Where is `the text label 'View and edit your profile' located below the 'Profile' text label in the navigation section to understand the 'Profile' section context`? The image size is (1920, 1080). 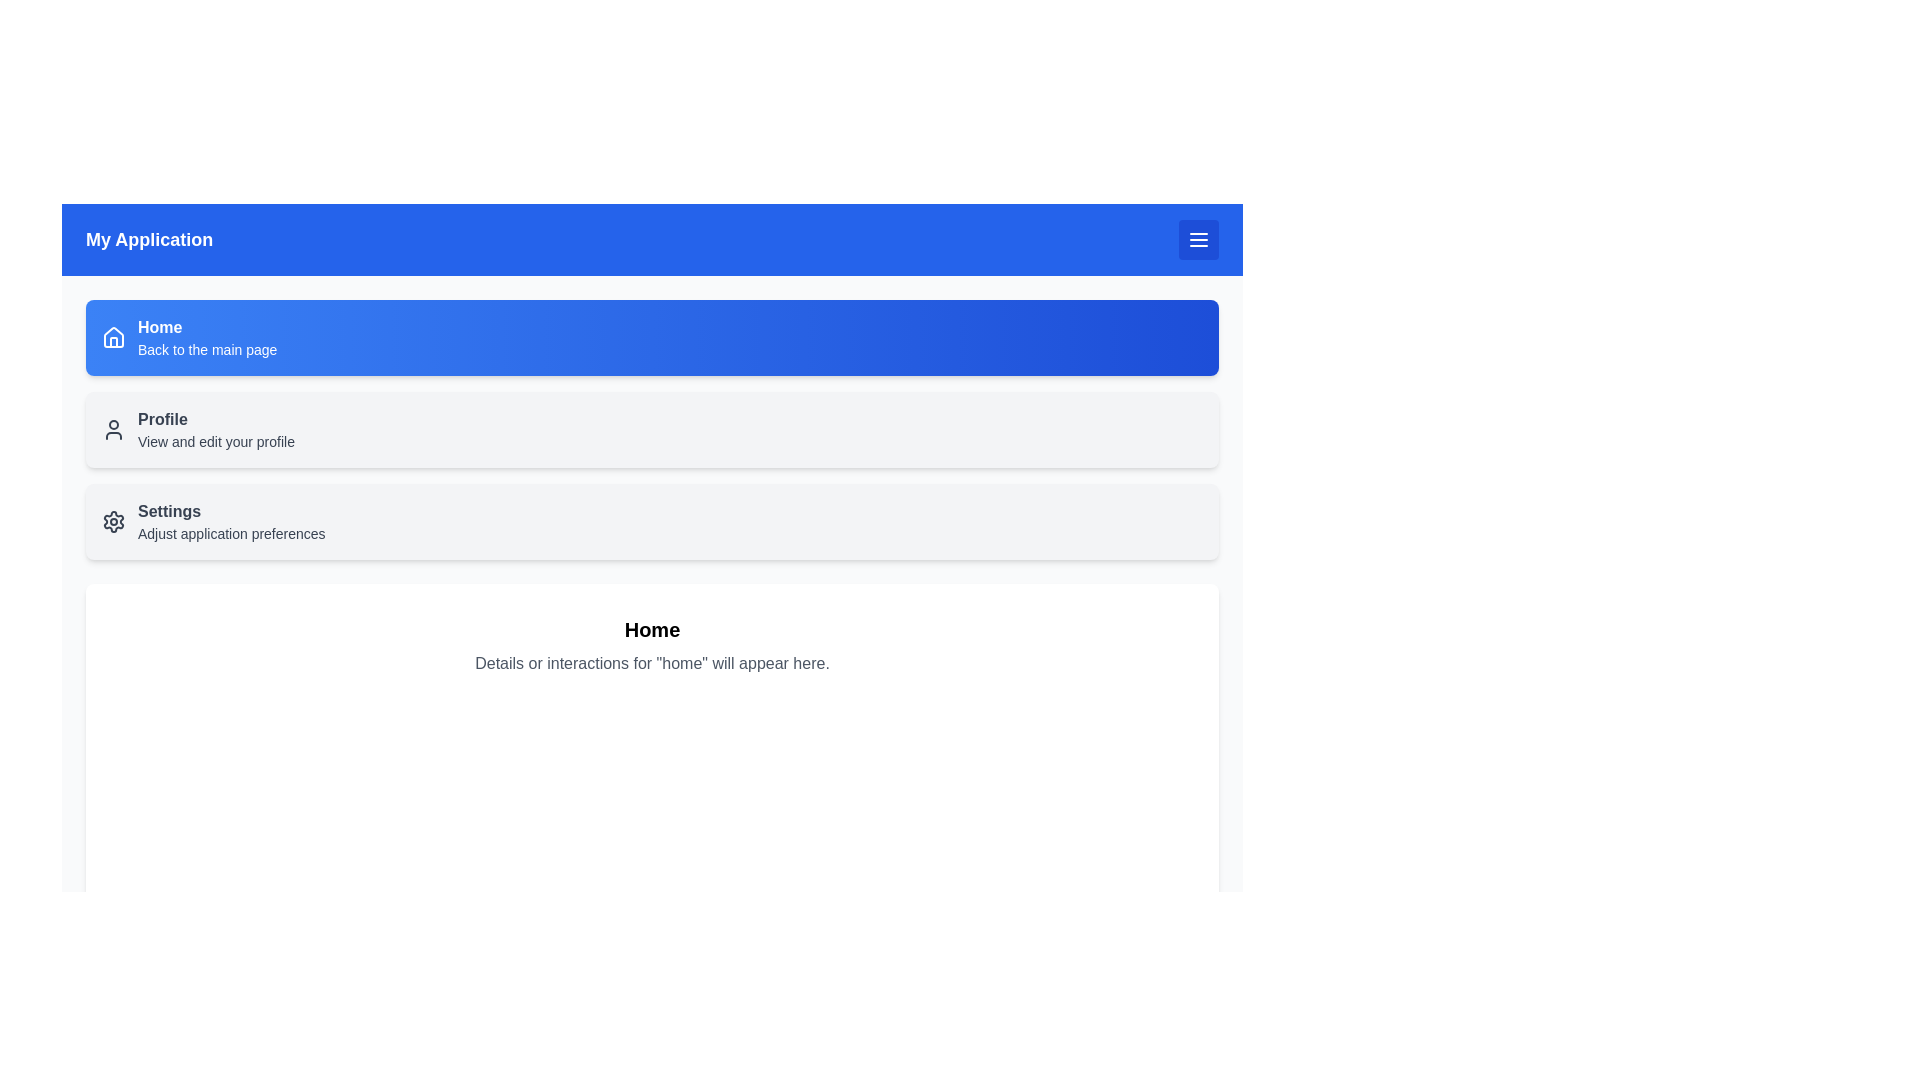 the text label 'View and edit your profile' located below the 'Profile' text label in the navigation section to understand the 'Profile' section context is located at coordinates (216, 441).